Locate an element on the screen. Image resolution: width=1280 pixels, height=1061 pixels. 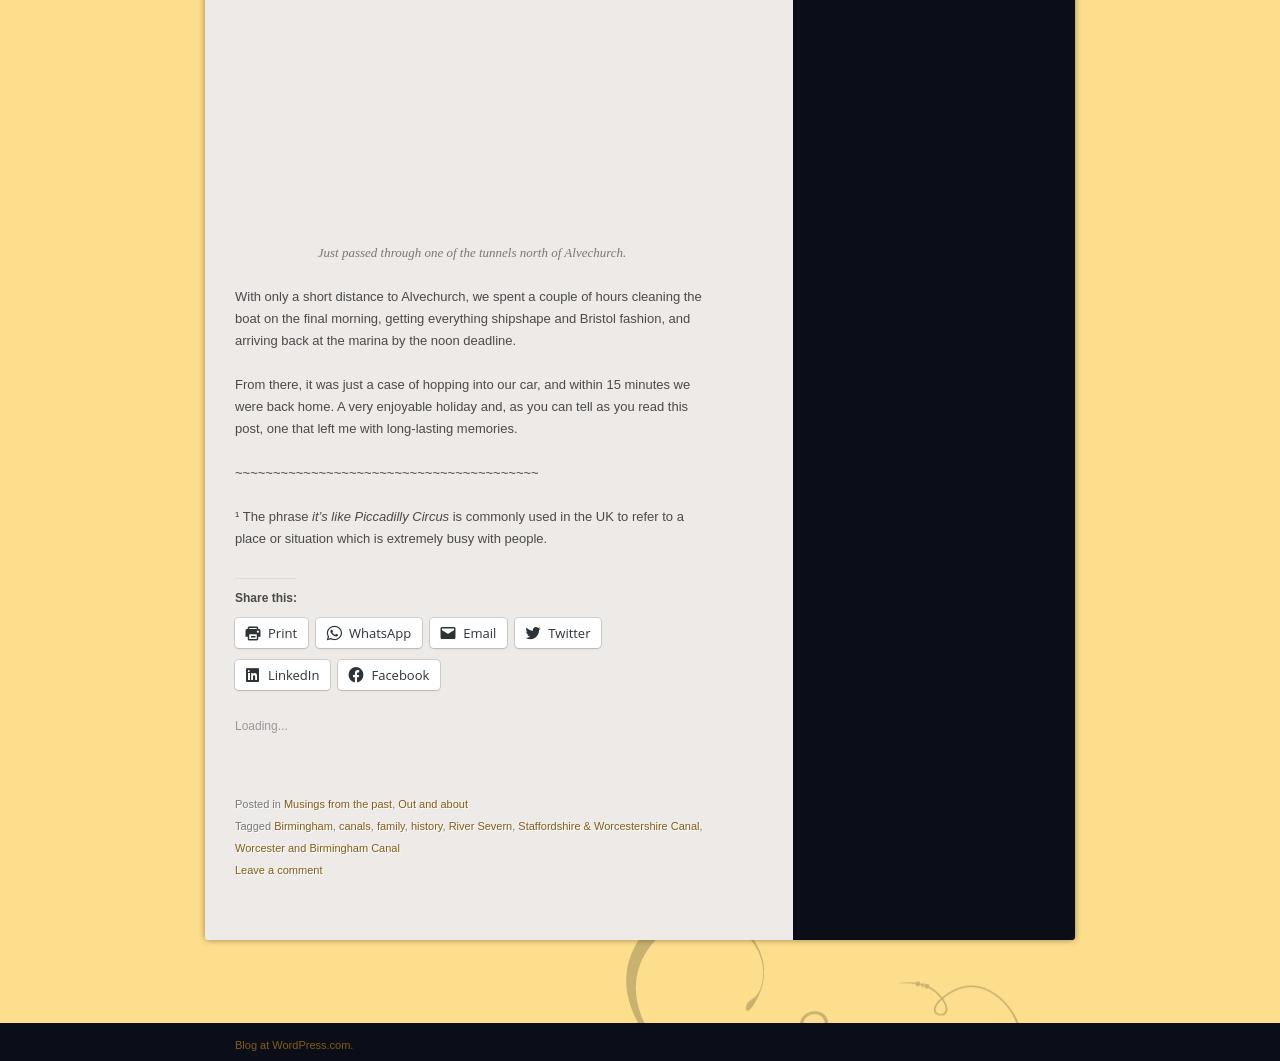
'Blog at WordPress.com.' is located at coordinates (235, 1041).